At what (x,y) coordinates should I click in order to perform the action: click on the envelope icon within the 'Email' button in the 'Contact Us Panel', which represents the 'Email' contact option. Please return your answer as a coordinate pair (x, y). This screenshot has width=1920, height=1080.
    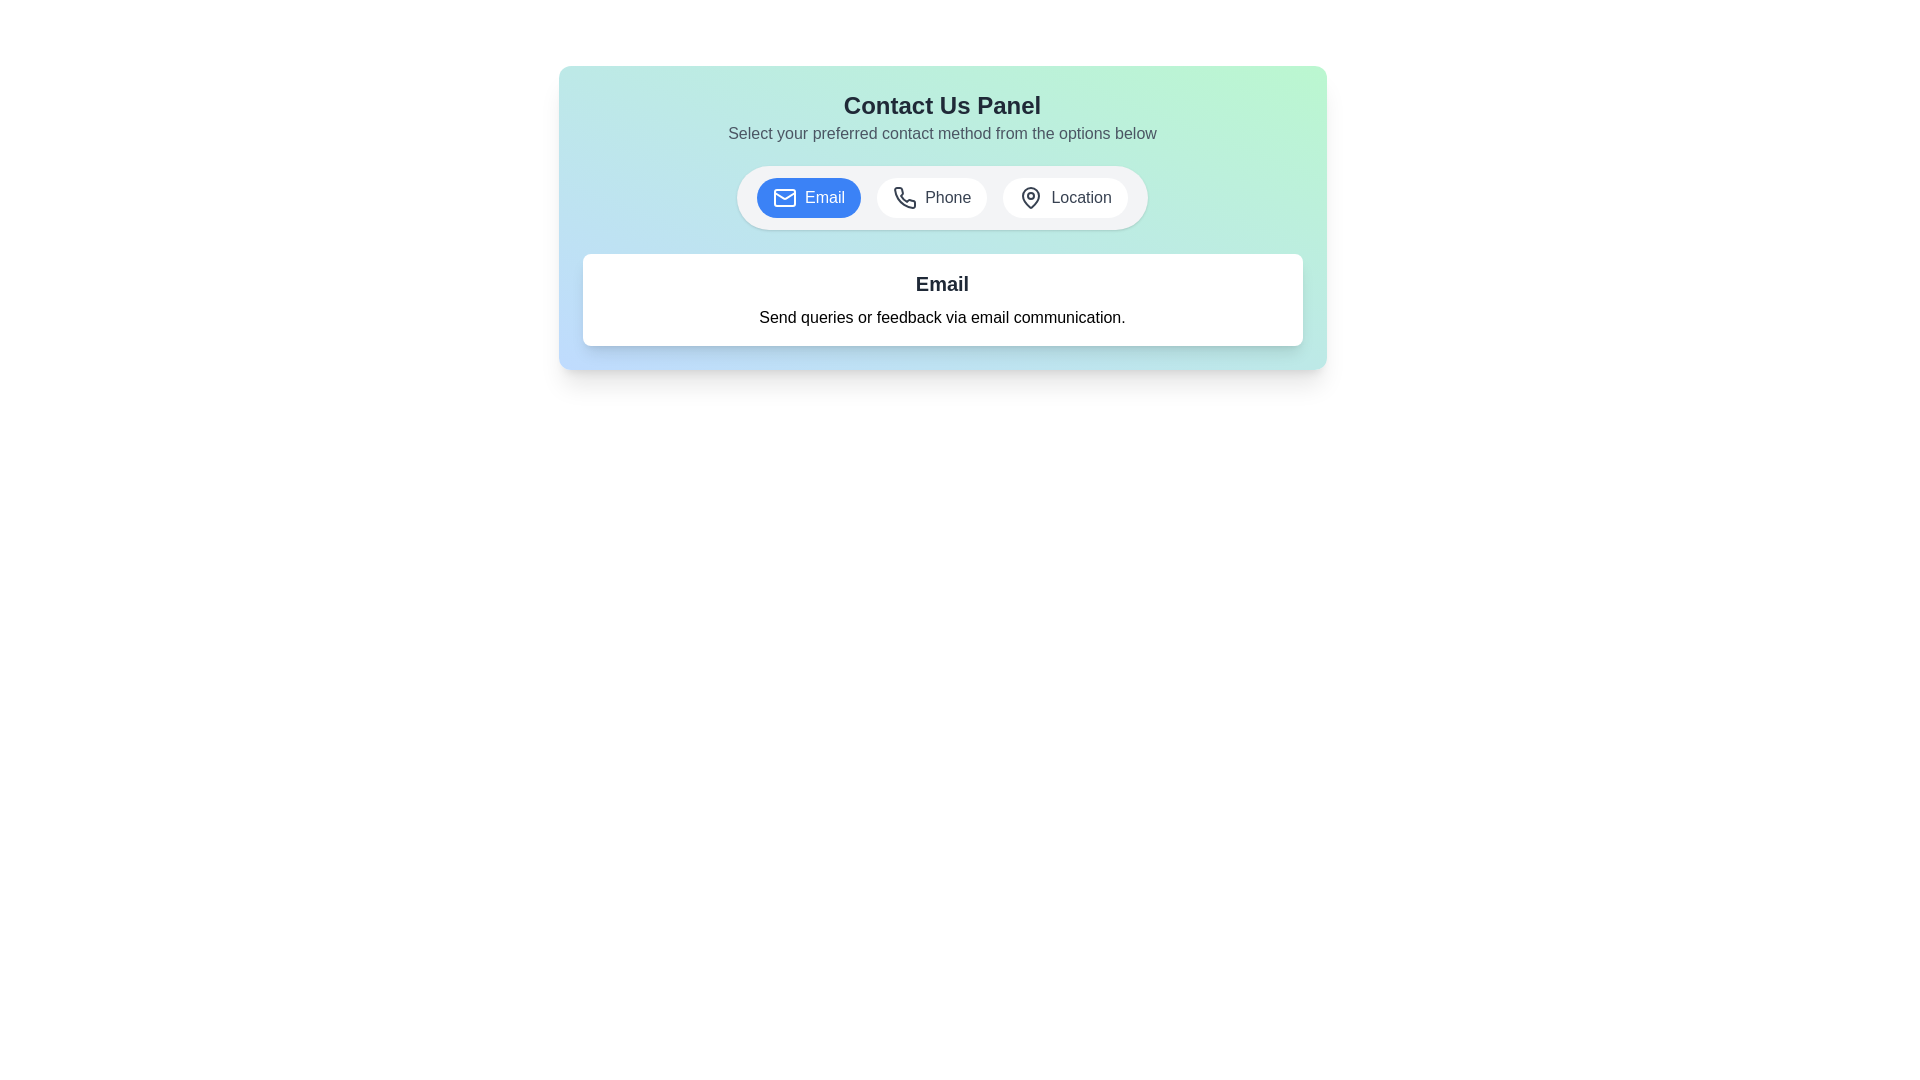
    Looking at the image, I should click on (784, 197).